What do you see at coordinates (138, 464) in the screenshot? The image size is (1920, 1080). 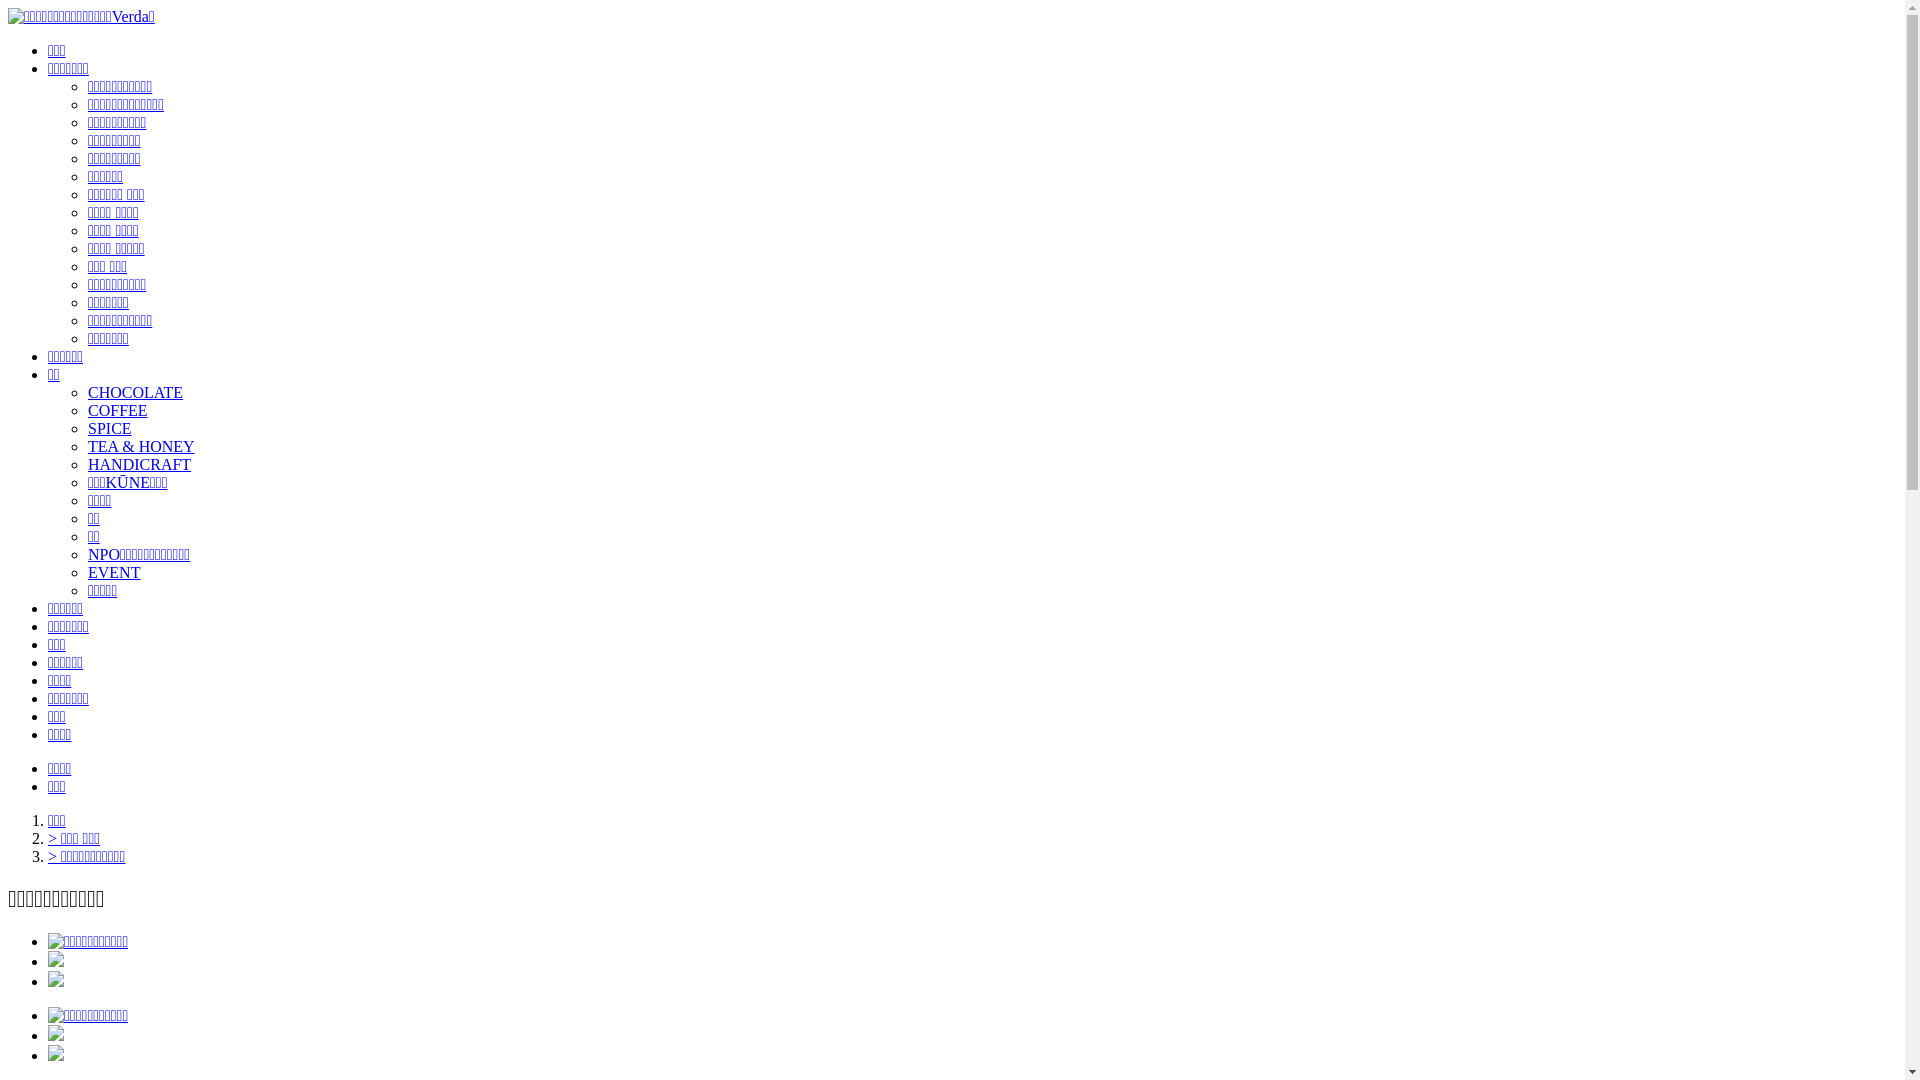 I see `'HANDICRAFT'` at bounding box center [138, 464].